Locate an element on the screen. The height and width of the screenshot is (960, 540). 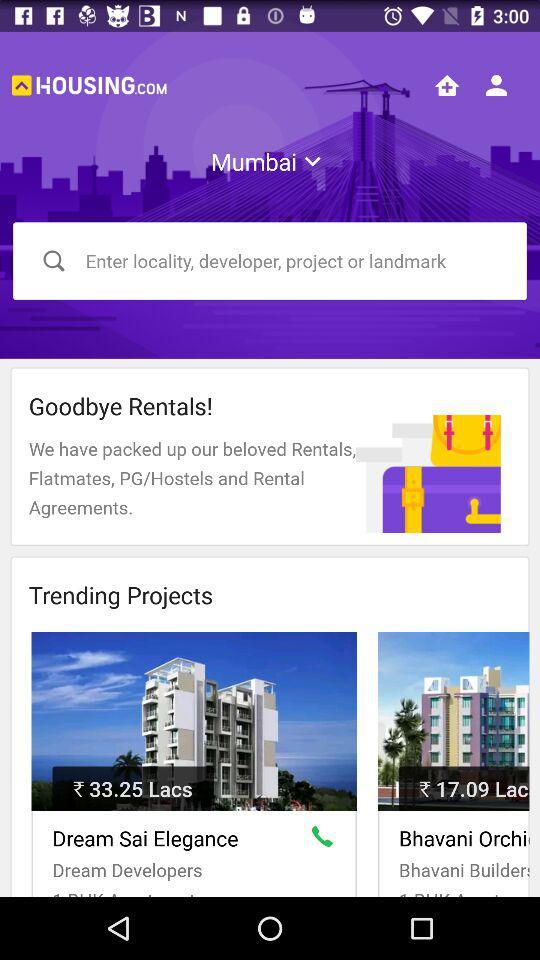
home is located at coordinates (447, 85).